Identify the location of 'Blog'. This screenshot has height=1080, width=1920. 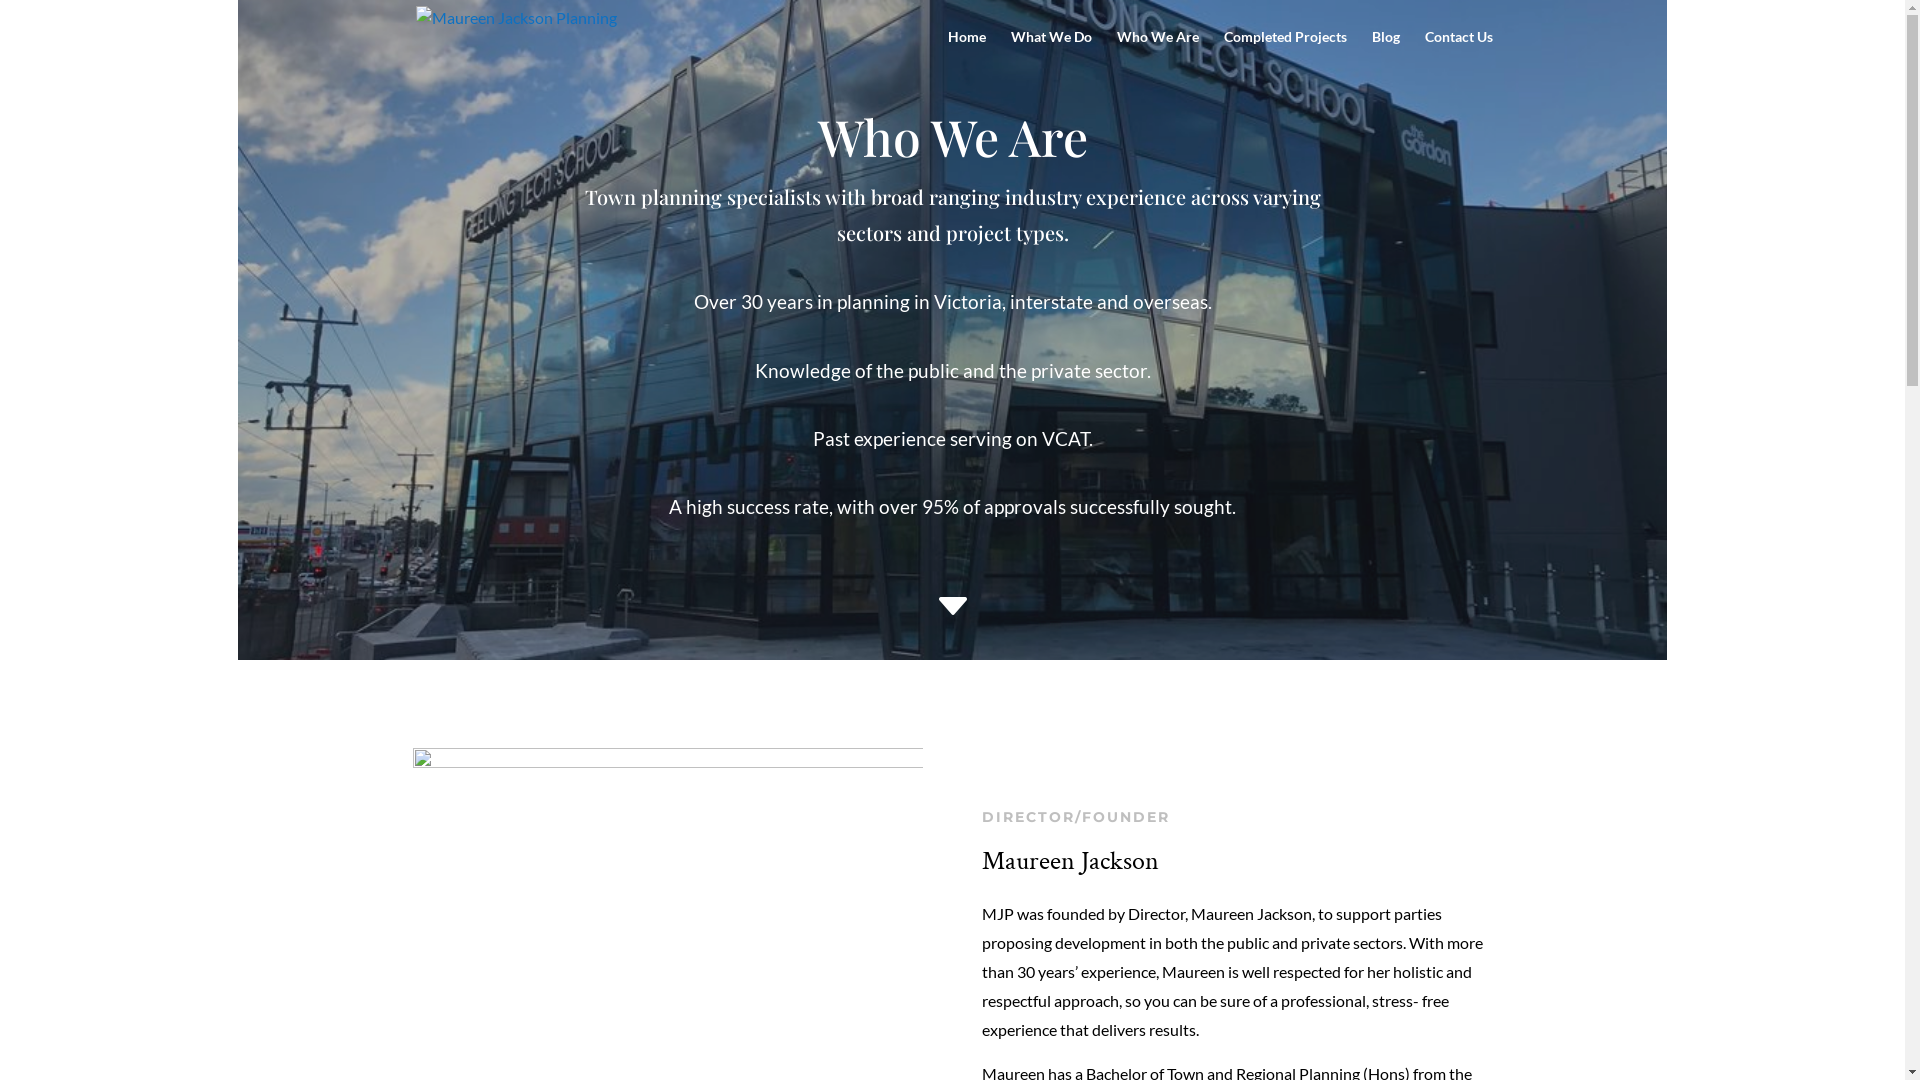
(1385, 50).